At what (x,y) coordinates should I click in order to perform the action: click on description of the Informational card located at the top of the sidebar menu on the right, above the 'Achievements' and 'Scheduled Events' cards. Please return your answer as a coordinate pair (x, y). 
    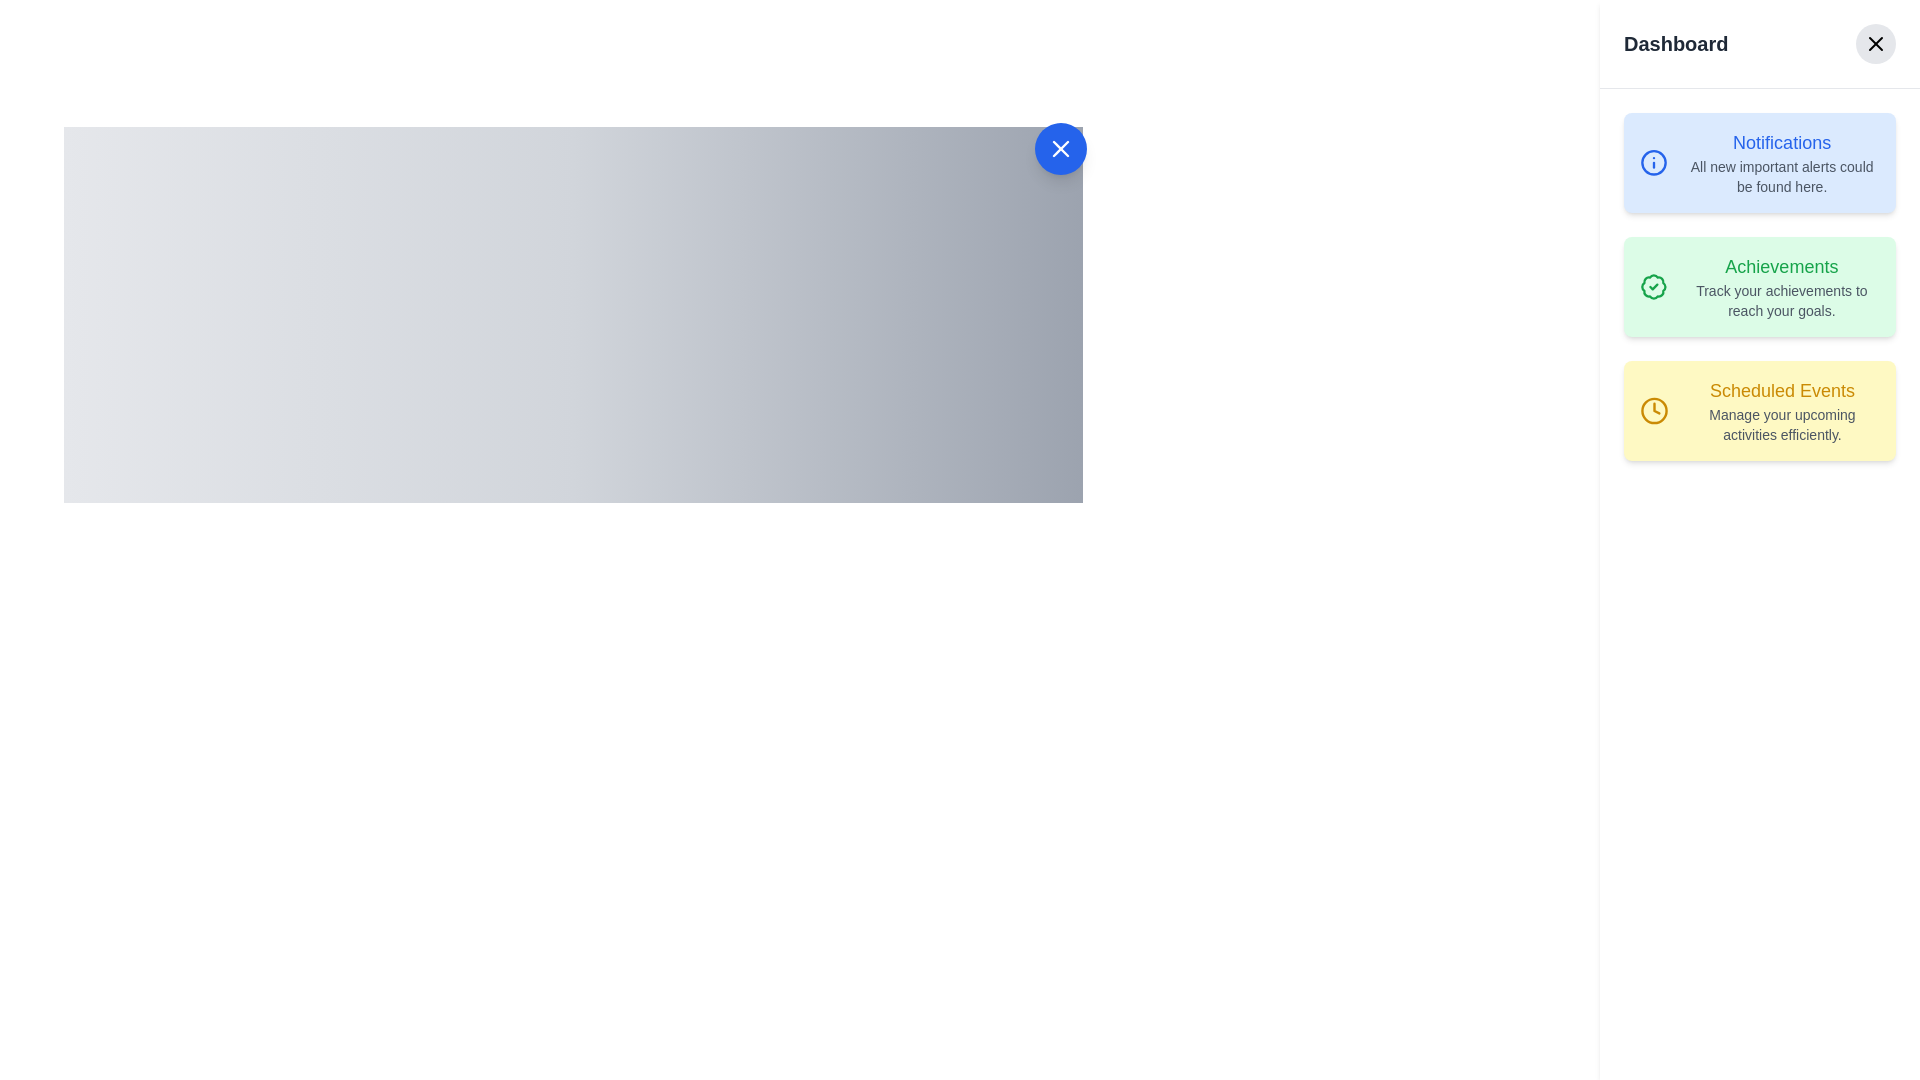
    Looking at the image, I should click on (1760, 161).